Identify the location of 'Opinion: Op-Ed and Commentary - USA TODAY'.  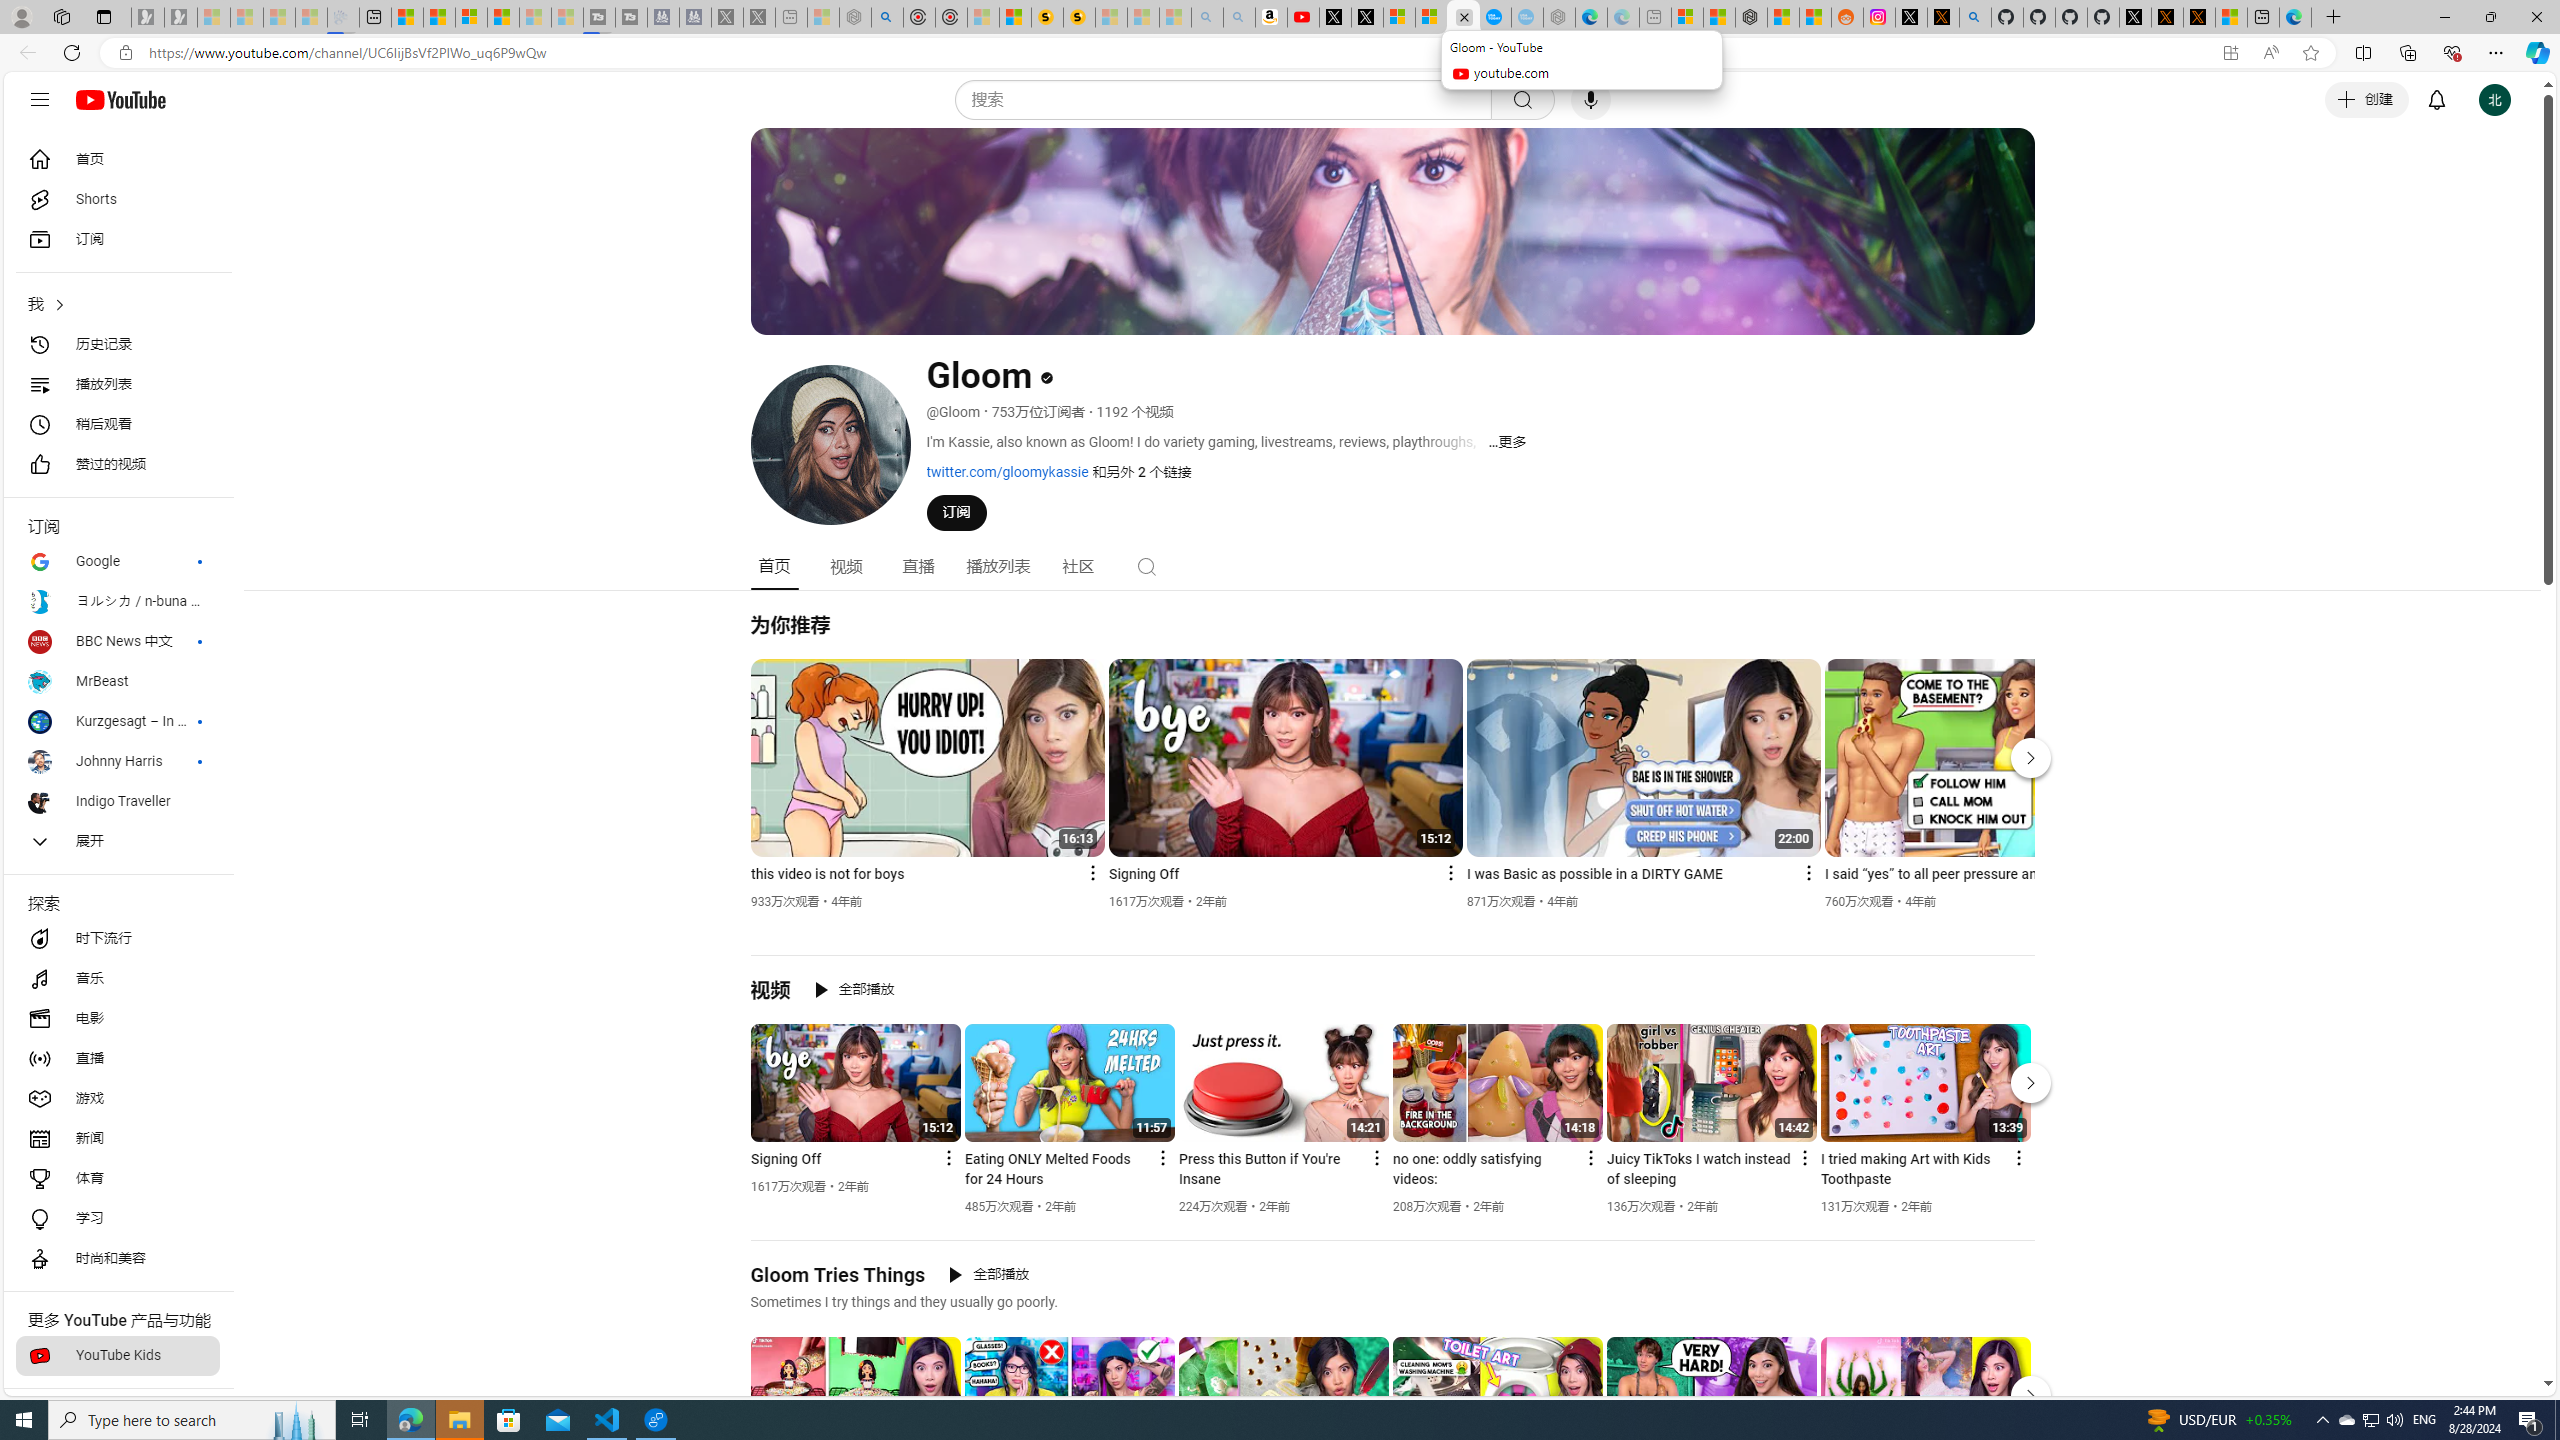
(1496, 16).